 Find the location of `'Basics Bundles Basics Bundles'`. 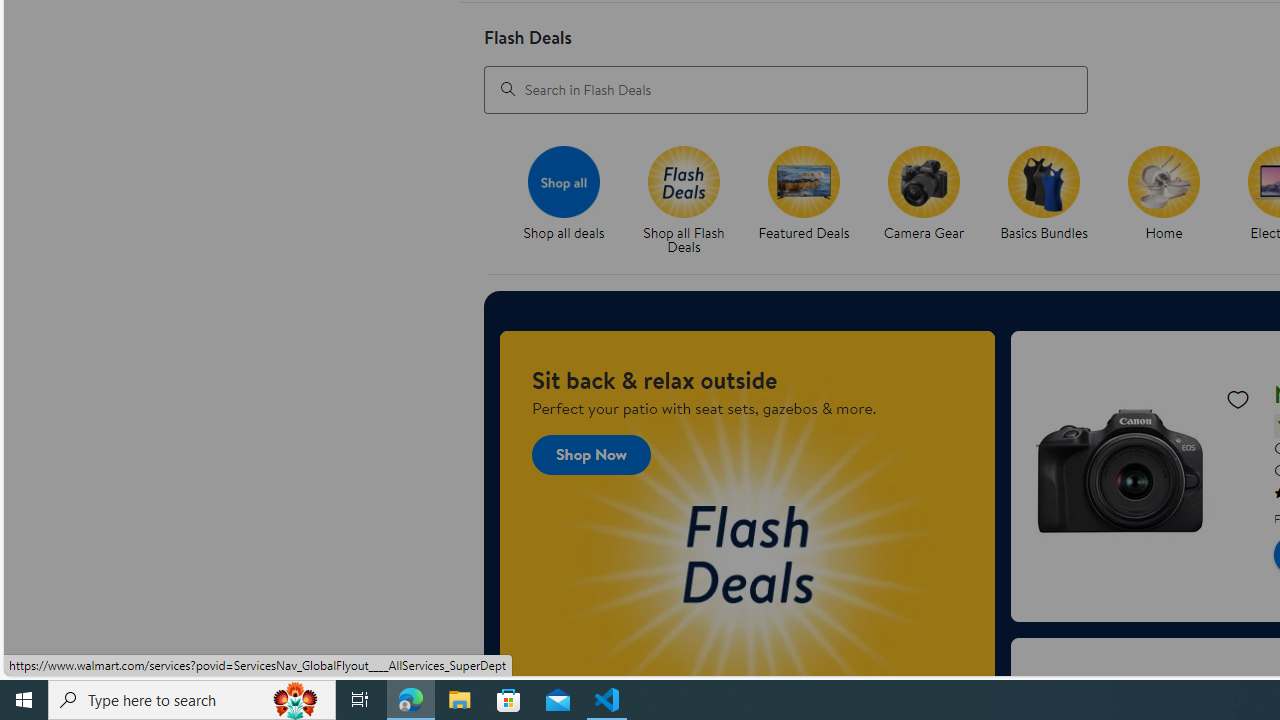

'Basics Bundles Basics Bundles' is located at coordinates (1042, 194).